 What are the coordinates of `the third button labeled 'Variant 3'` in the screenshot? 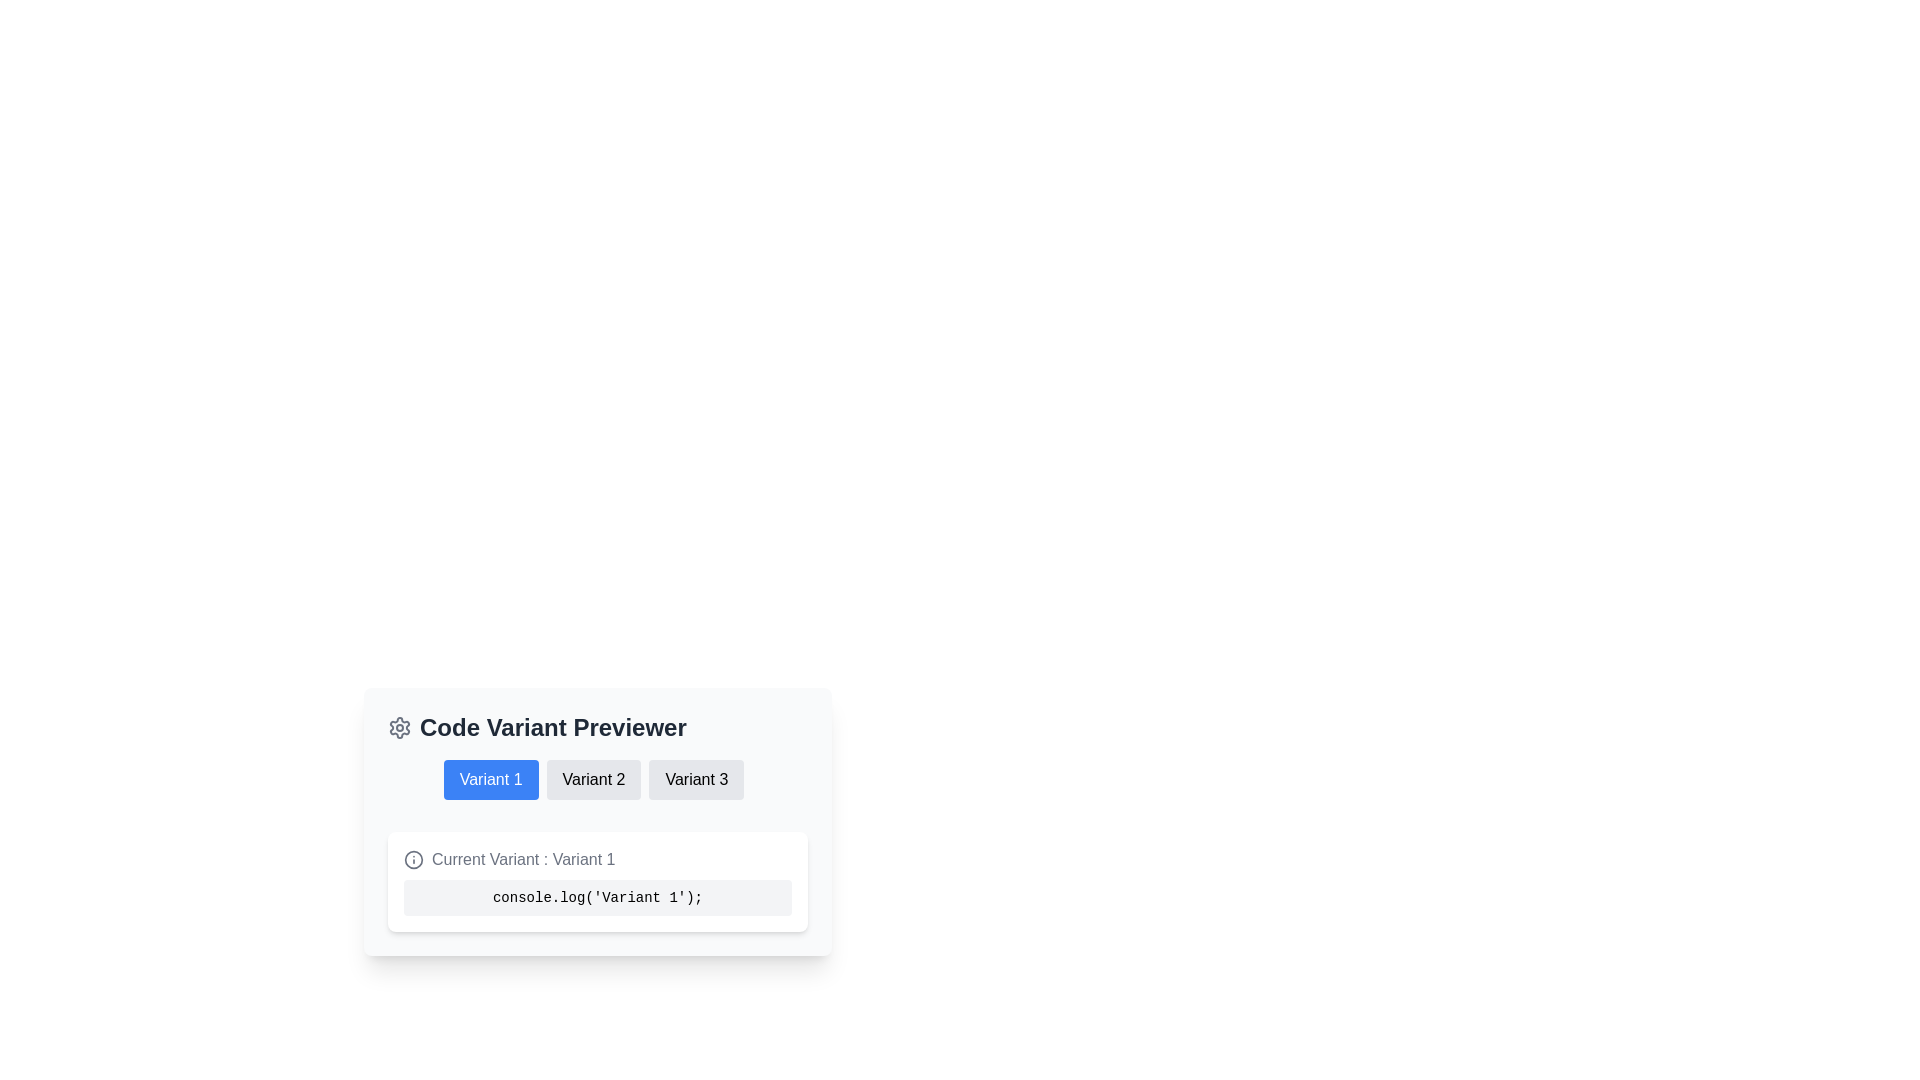 It's located at (696, 778).